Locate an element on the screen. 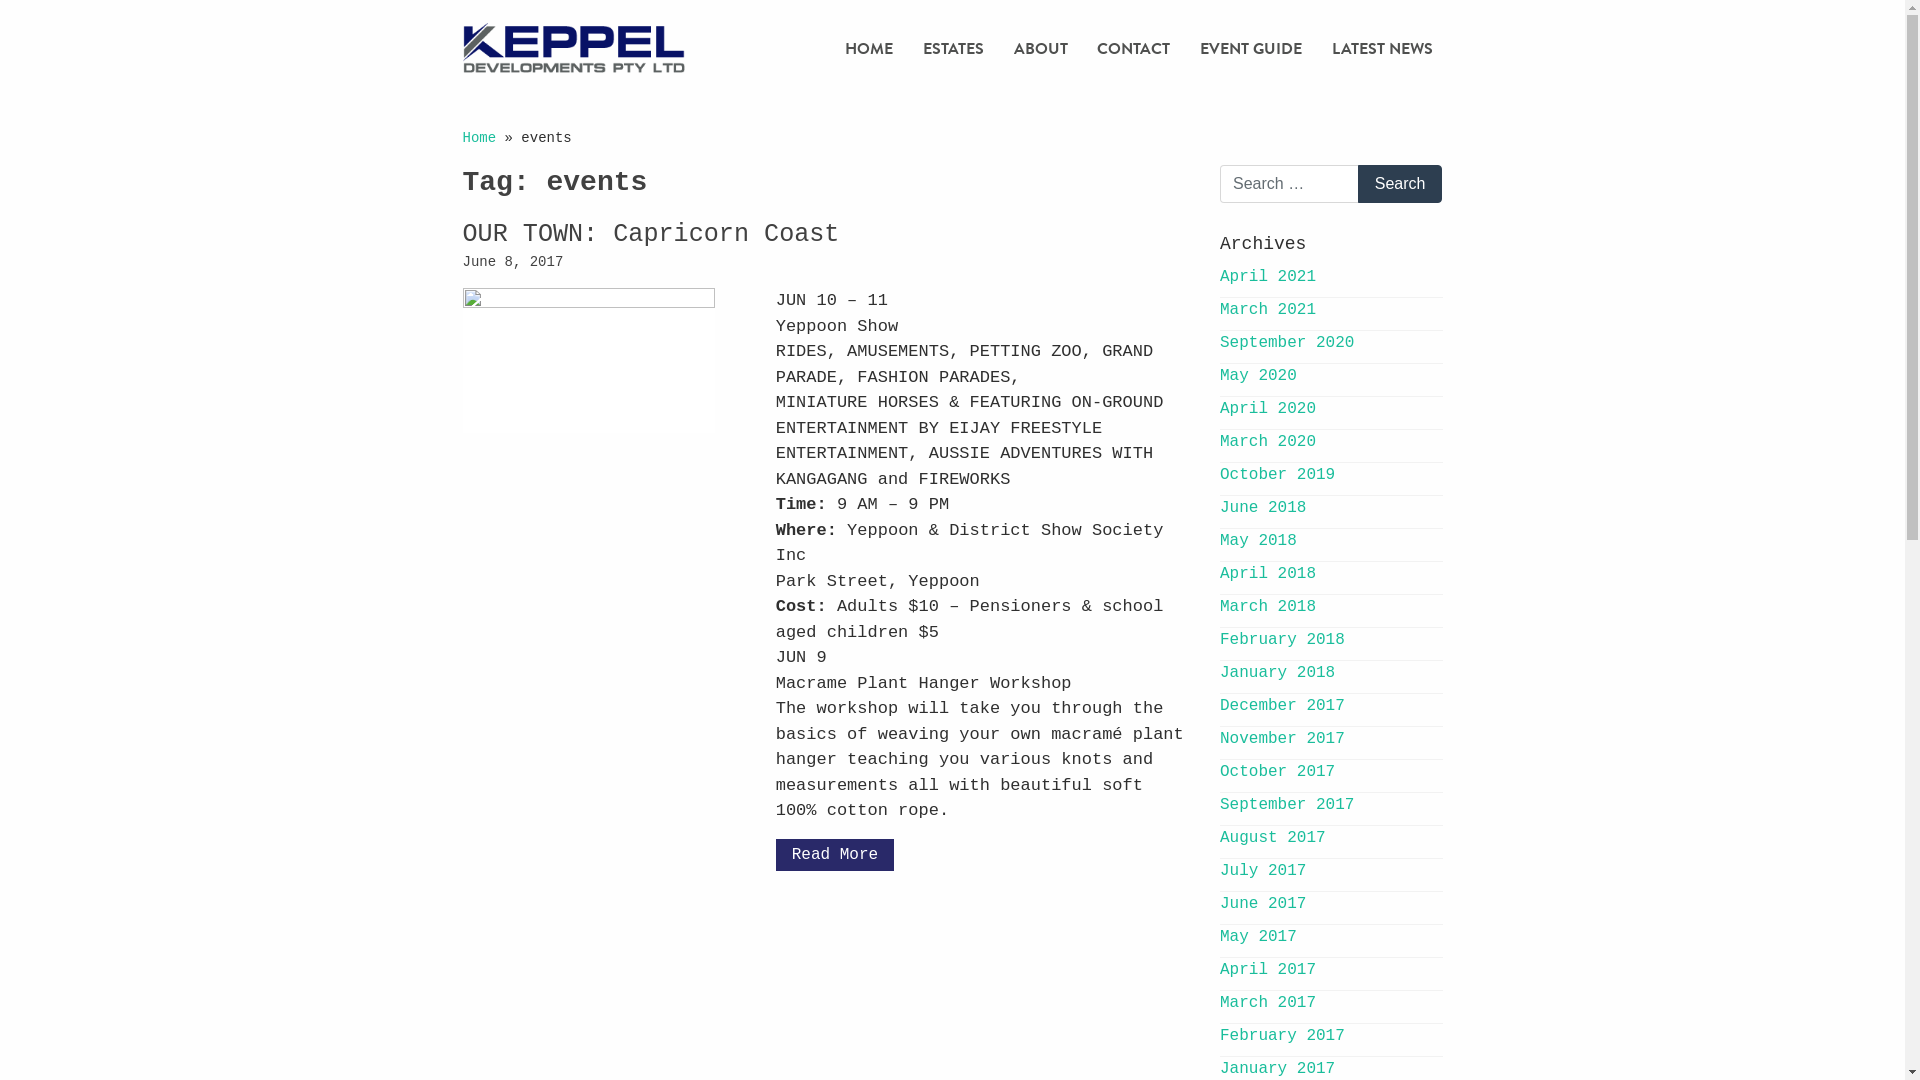 This screenshot has height=1080, width=1920. 'October 2017' is located at coordinates (1276, 770).